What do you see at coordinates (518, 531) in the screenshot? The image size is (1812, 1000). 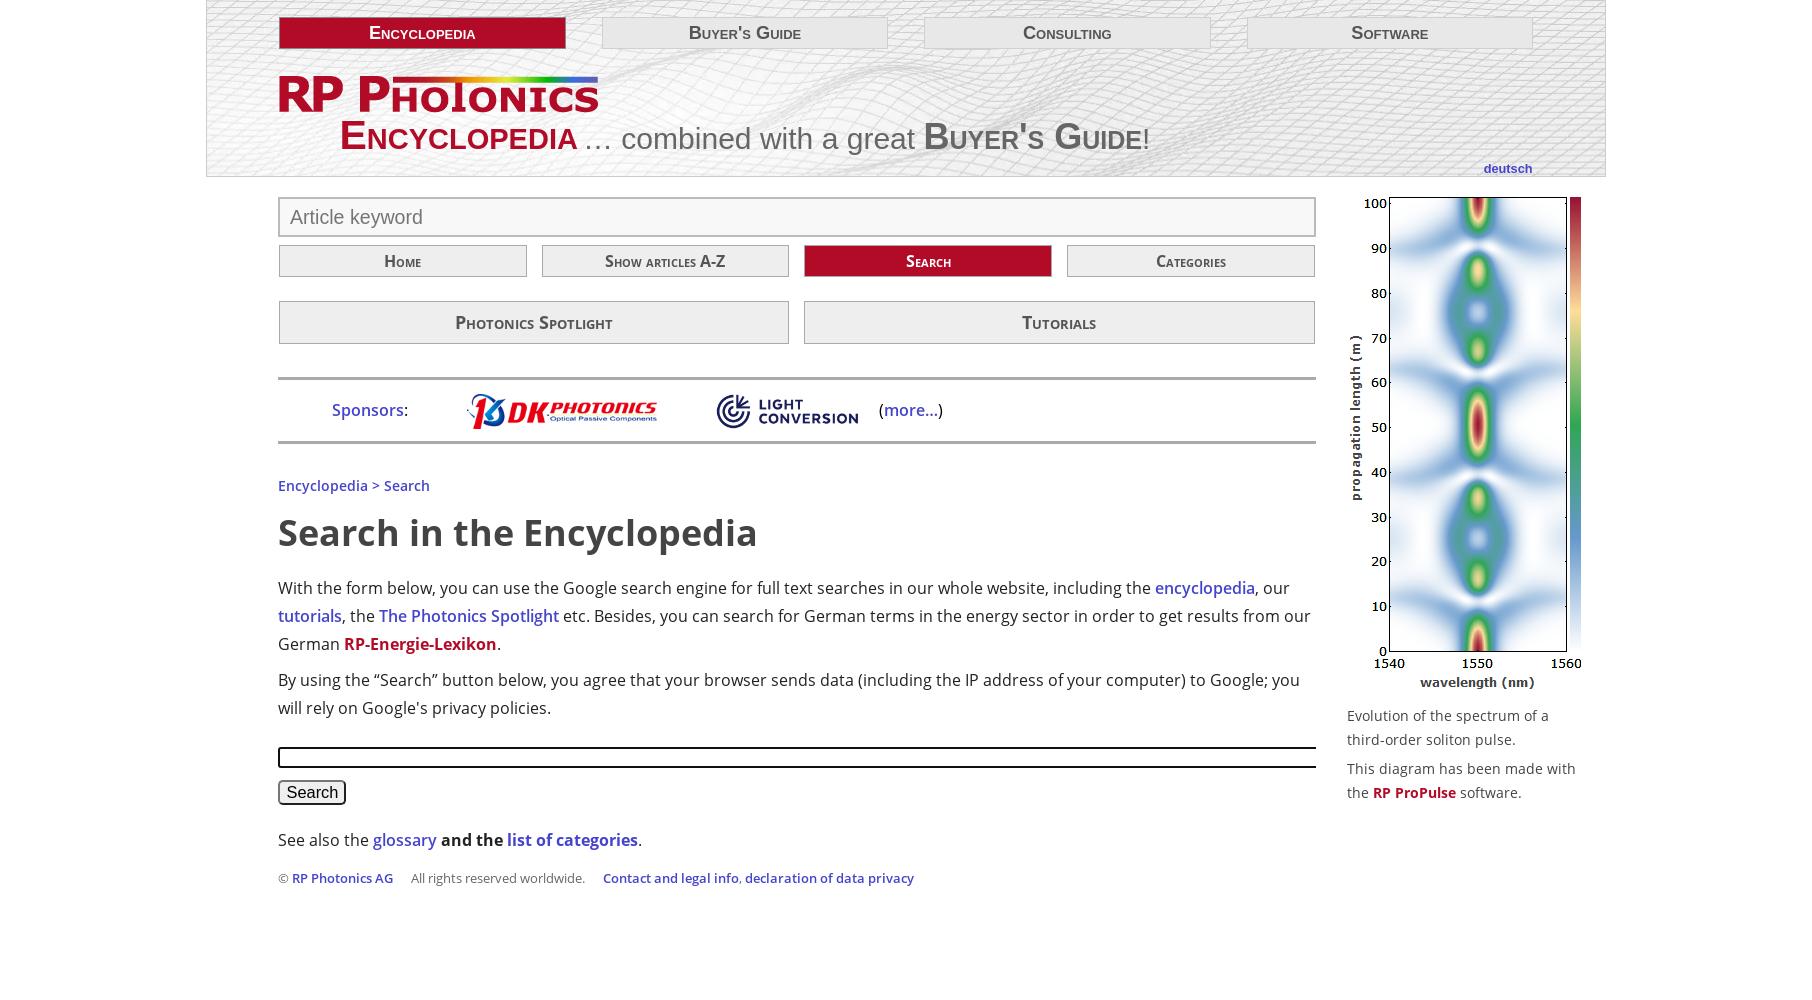 I see `'Search in the Encyclopedia'` at bounding box center [518, 531].